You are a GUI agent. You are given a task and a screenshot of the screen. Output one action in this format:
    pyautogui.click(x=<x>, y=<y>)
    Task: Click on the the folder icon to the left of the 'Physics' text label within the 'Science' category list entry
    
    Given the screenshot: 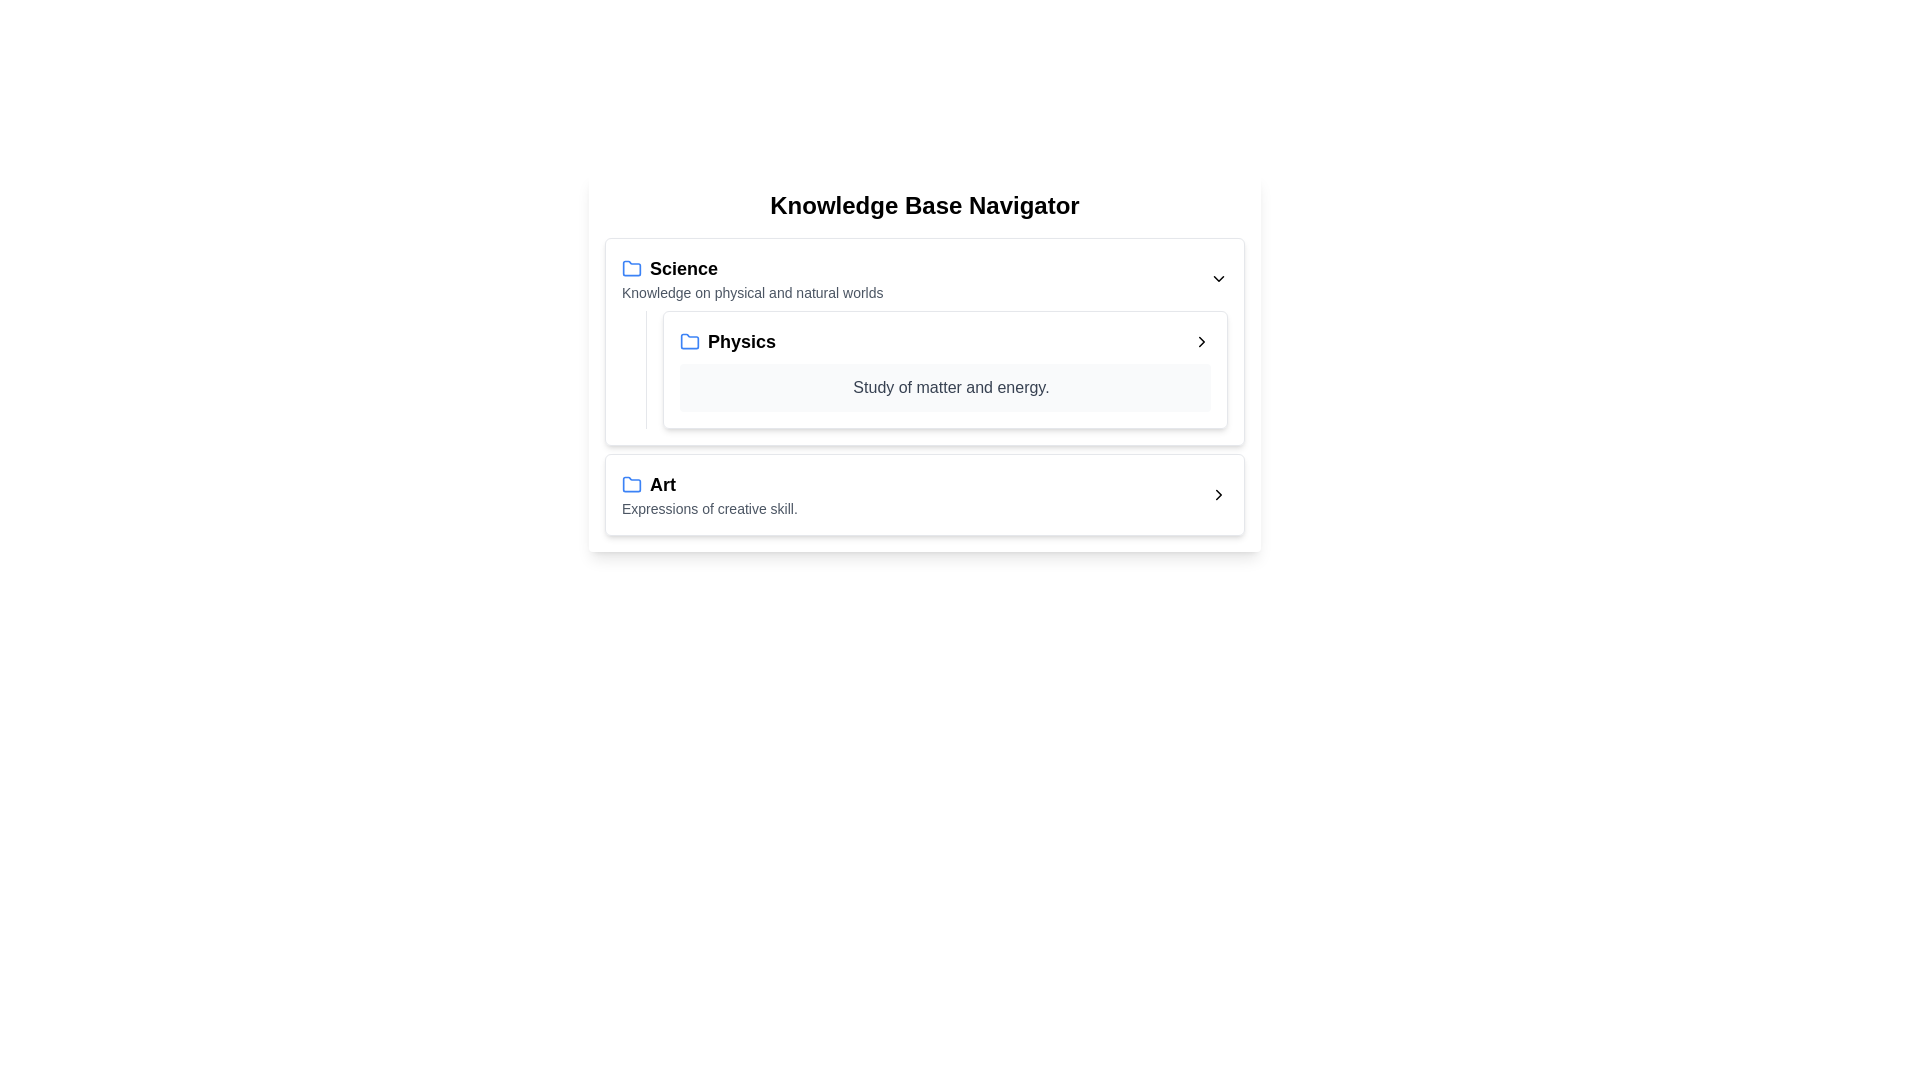 What is the action you would take?
    pyautogui.click(x=690, y=339)
    